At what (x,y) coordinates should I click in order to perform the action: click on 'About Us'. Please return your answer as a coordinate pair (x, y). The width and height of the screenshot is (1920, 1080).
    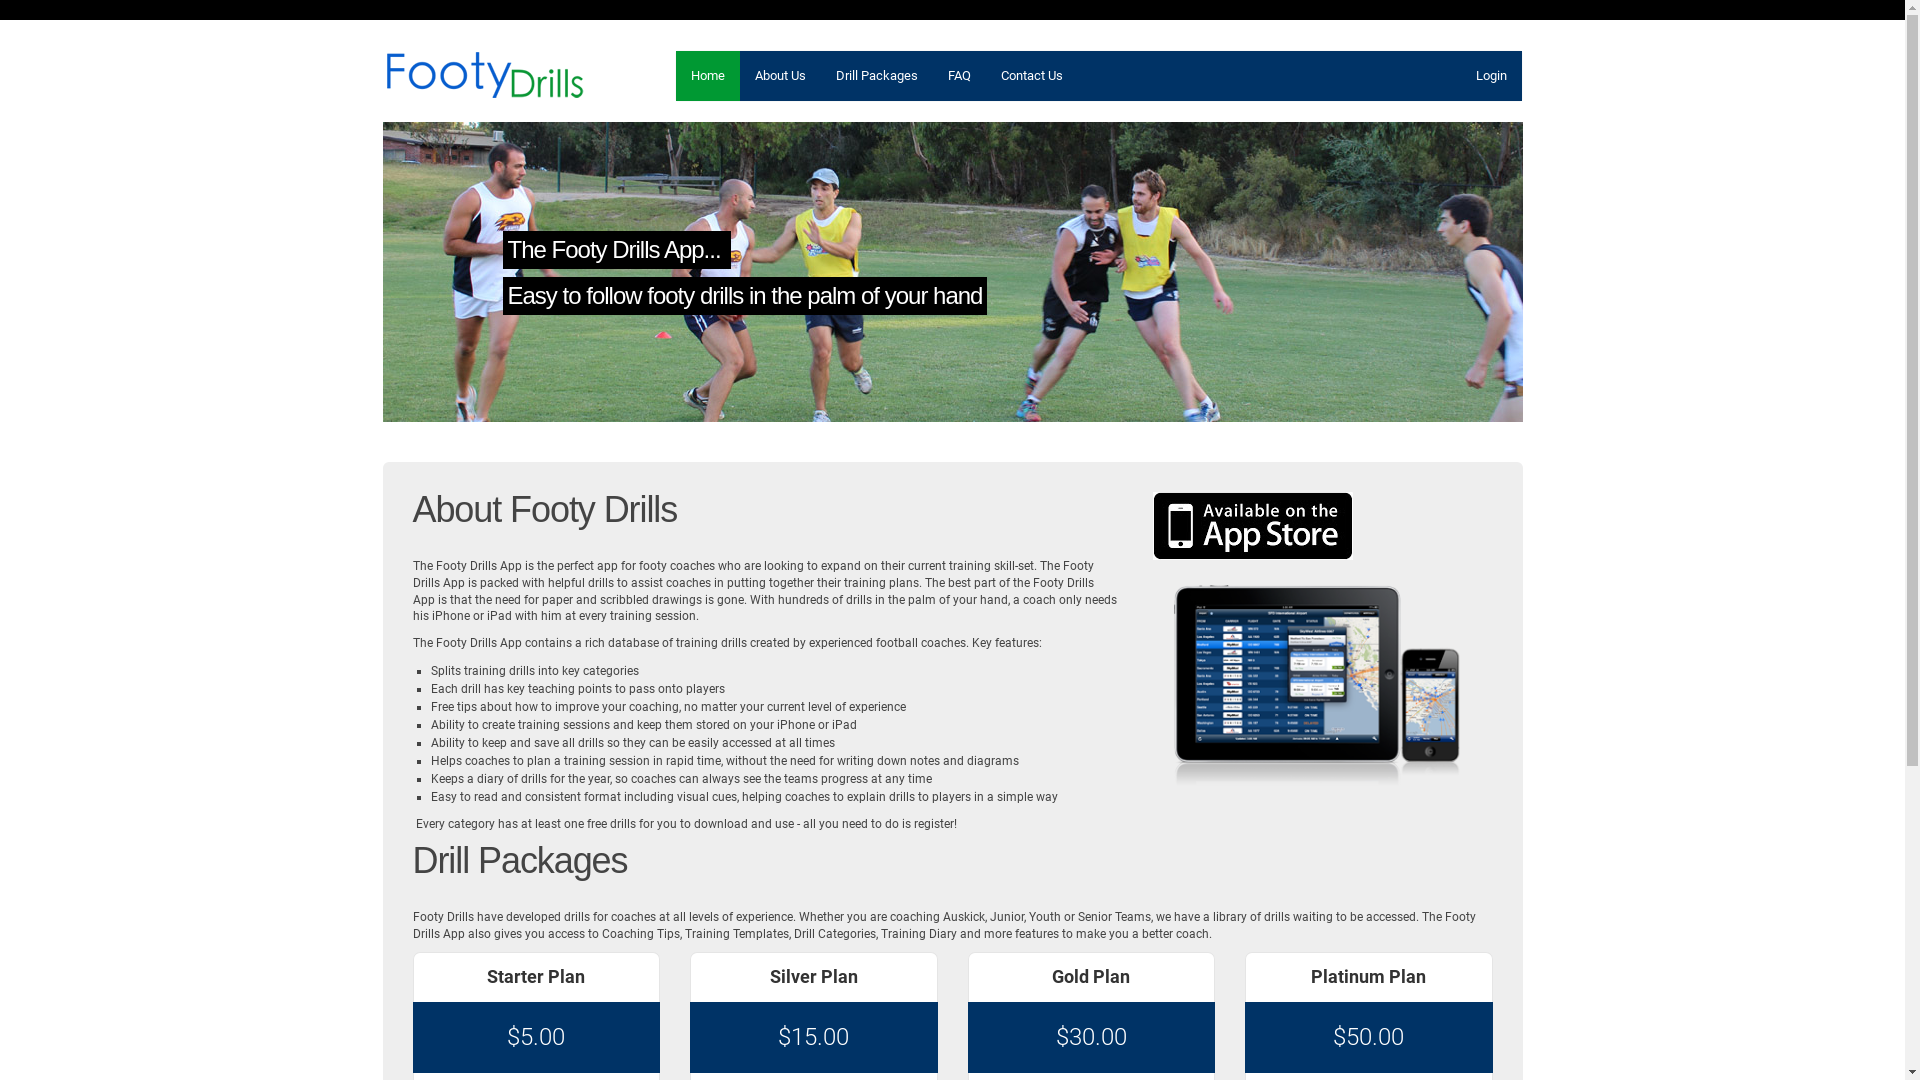
    Looking at the image, I should click on (779, 75).